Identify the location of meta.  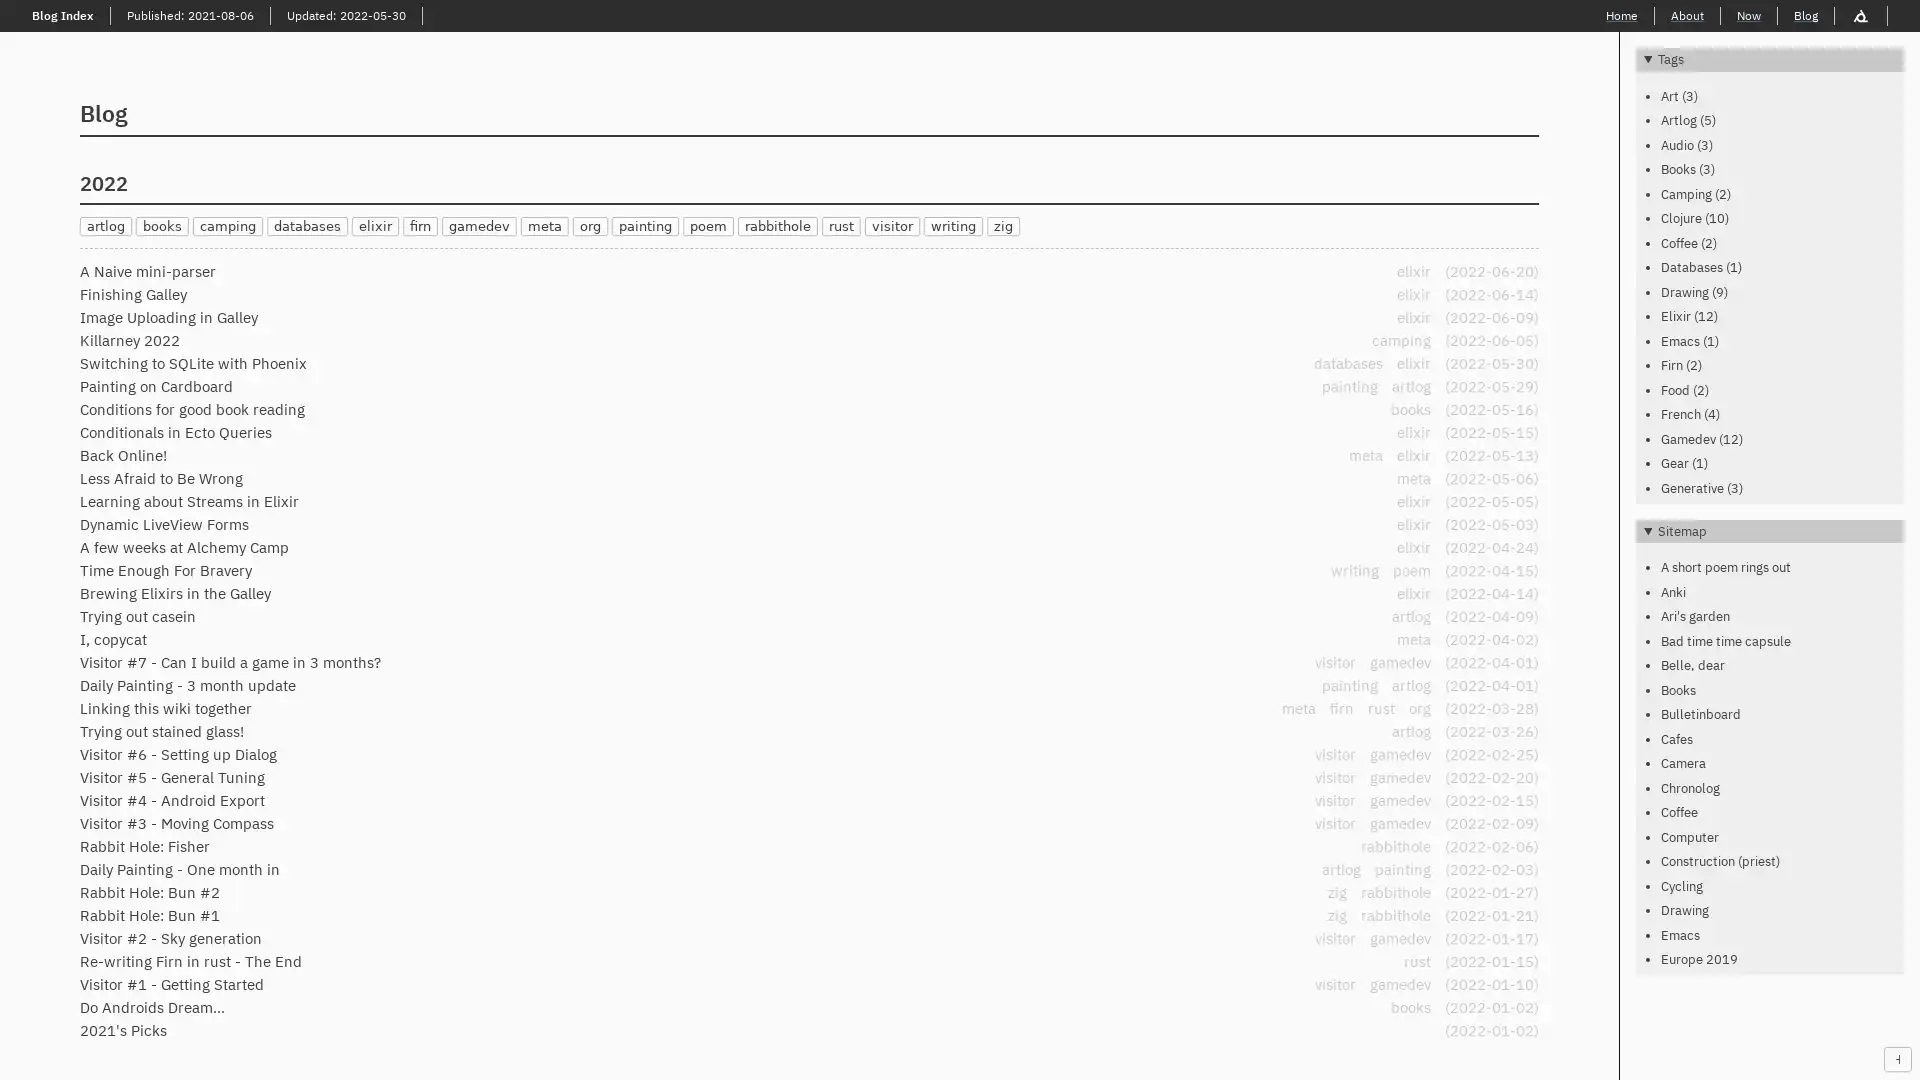
(545, 225).